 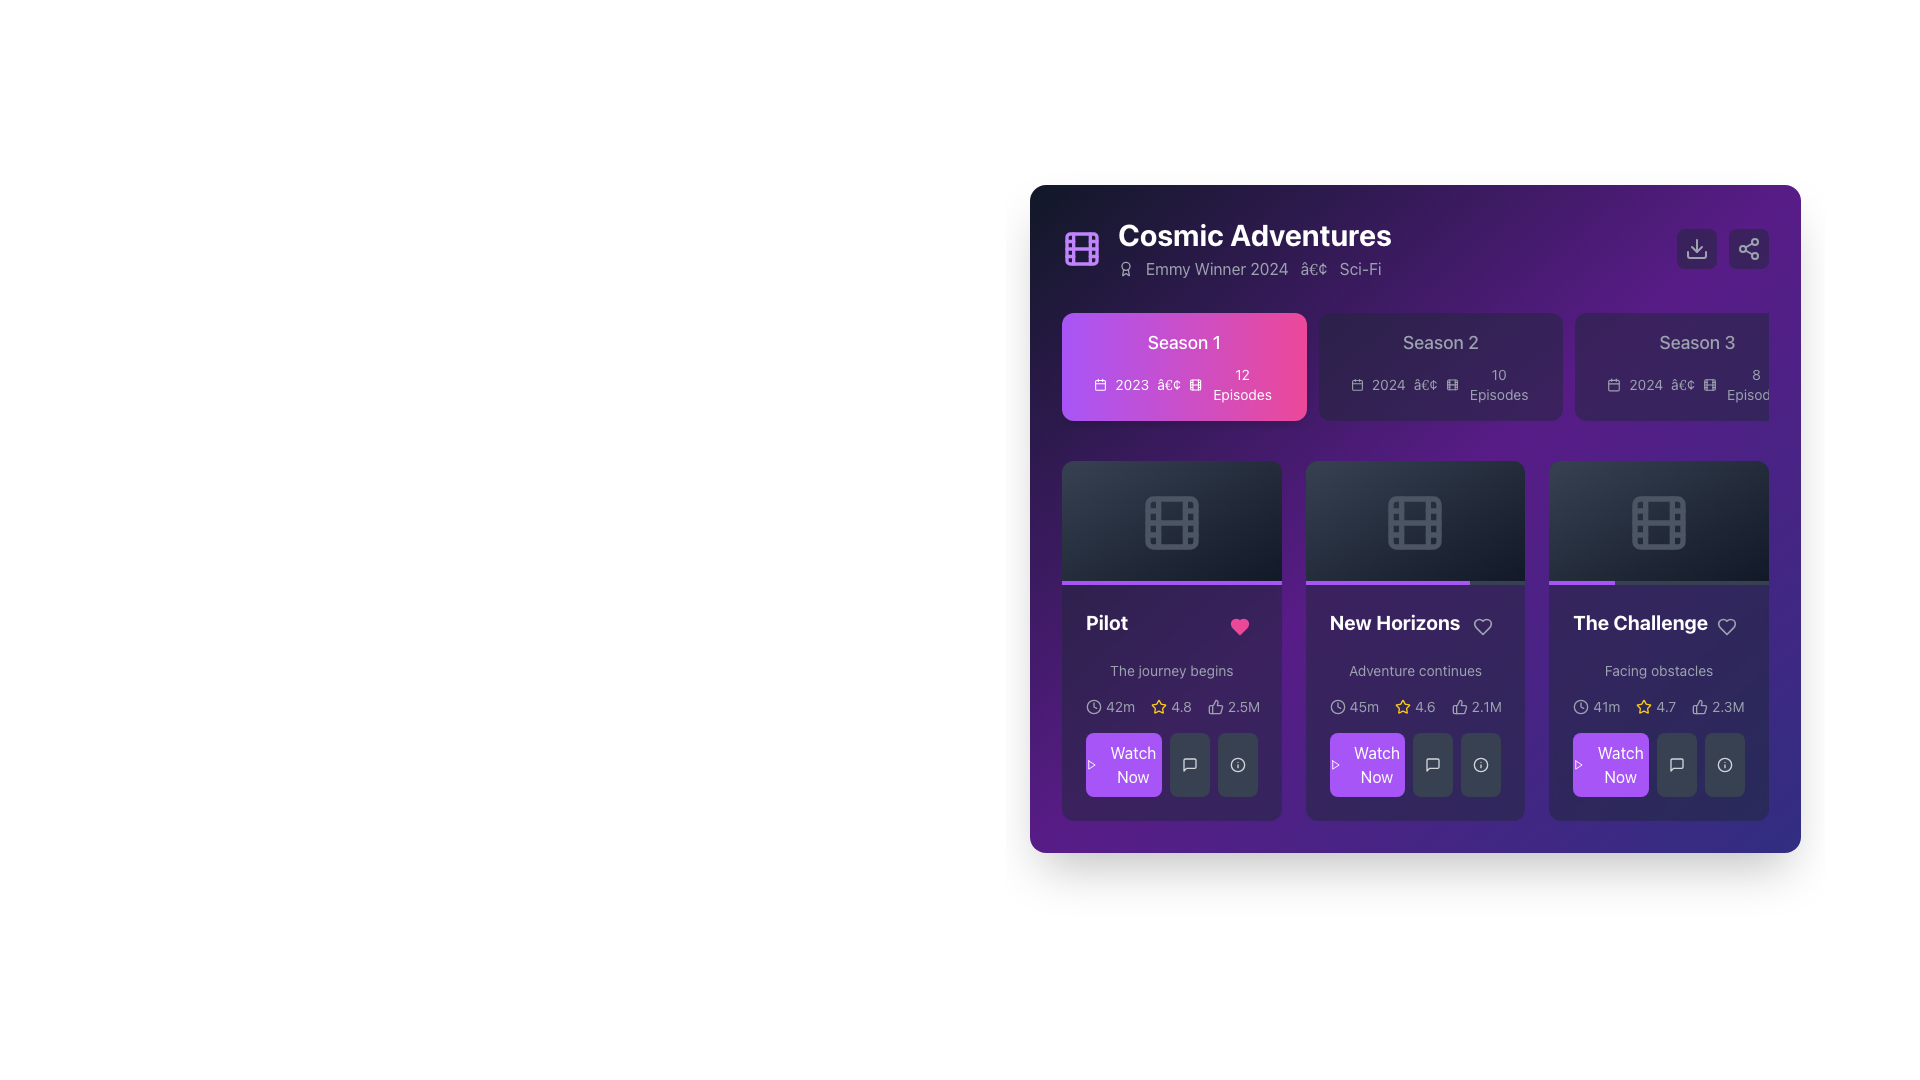 I want to click on the third icon in the 'Cosmic Adventures' card layout, representing 'Season 3', so click(x=1709, y=385).